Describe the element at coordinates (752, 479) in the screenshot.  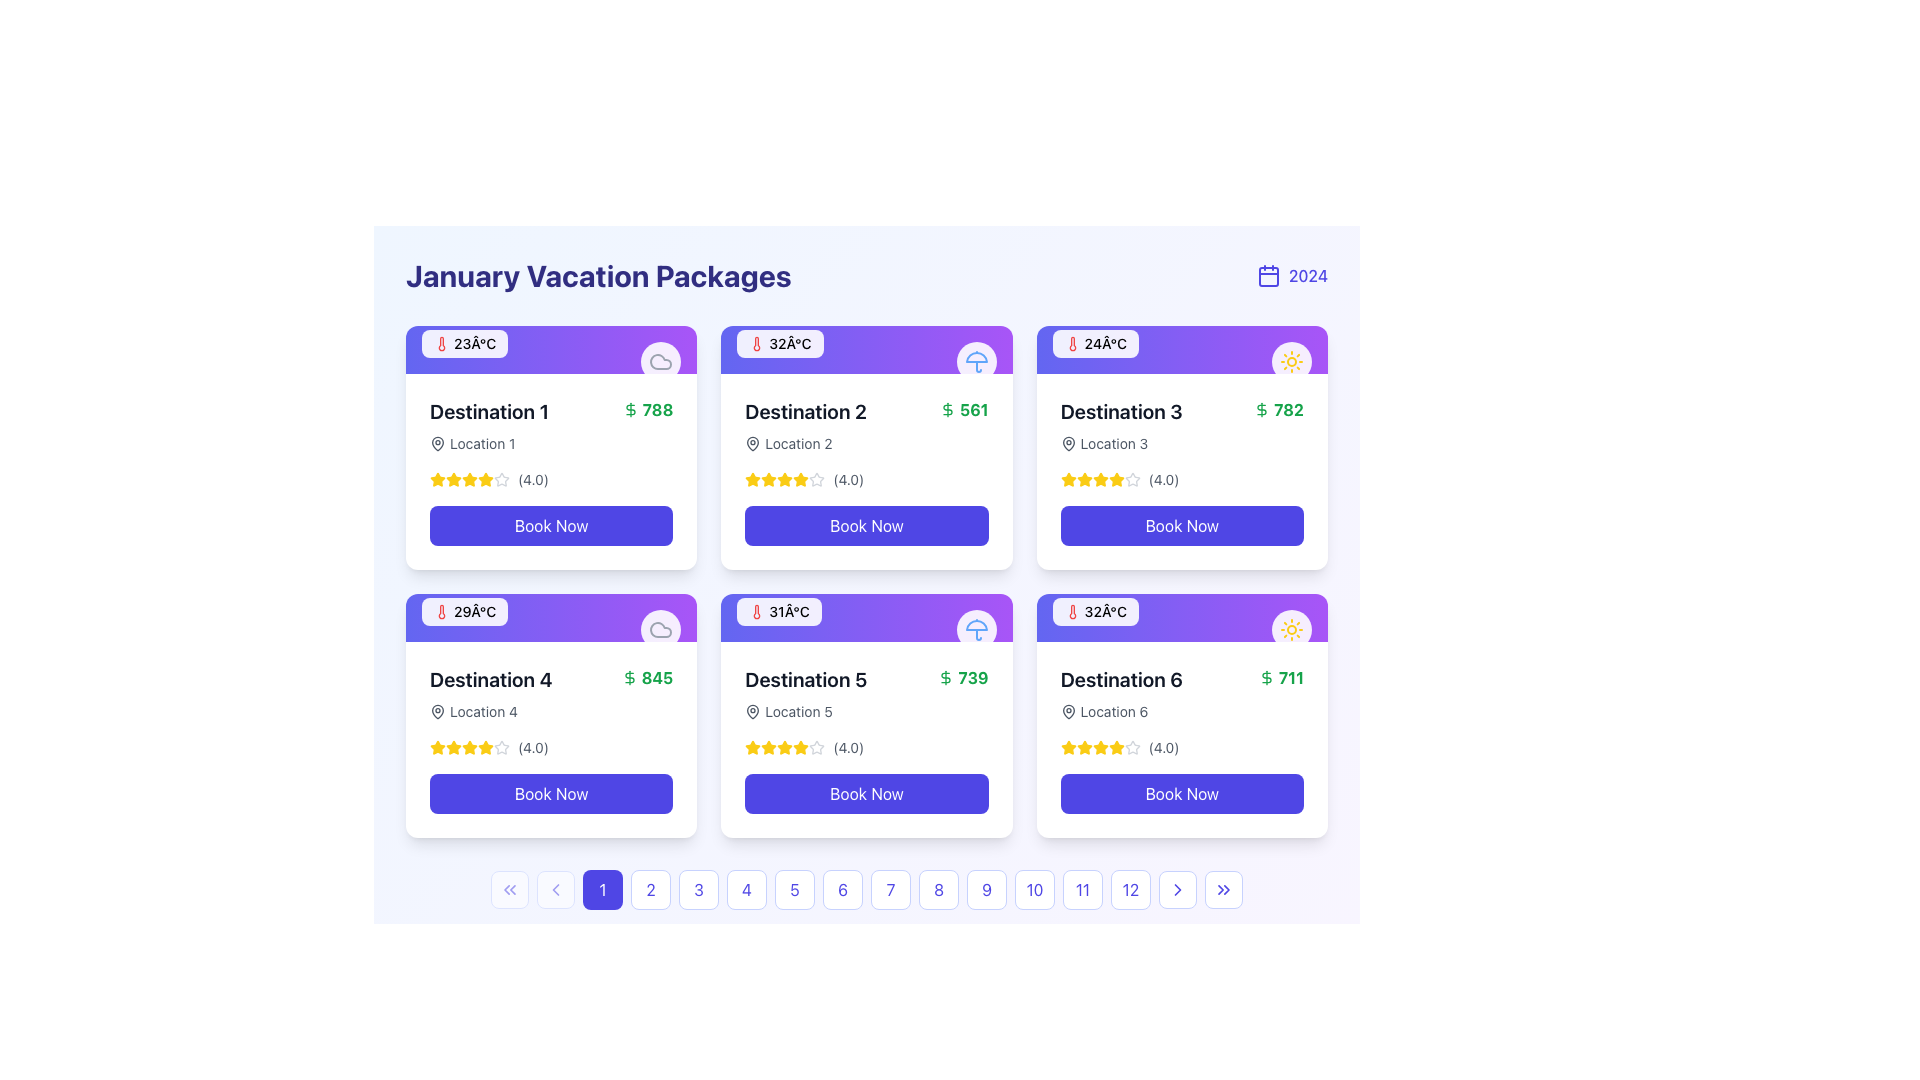
I see `the filled yellow star icon, the first star on the left in the rating section of the second destination card in the top row of the grid to interact with it` at that location.